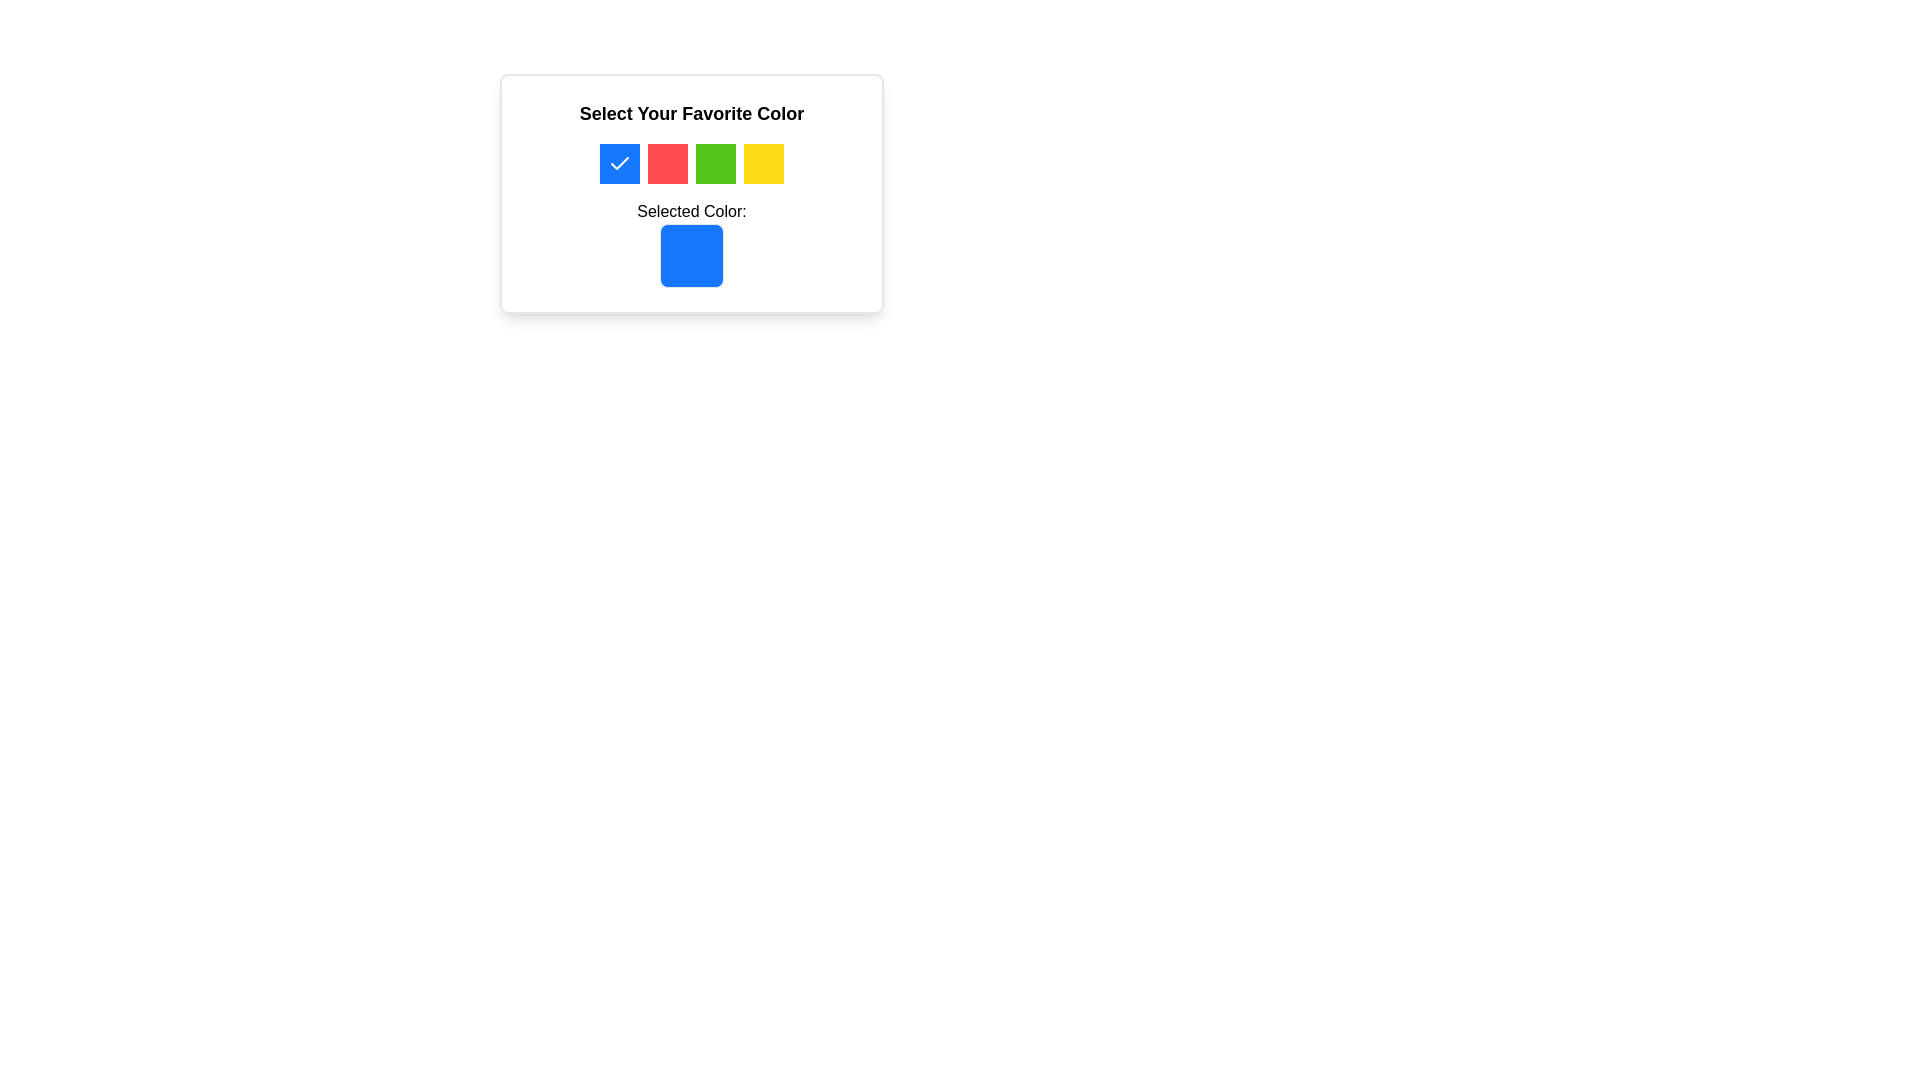  I want to click on the red color button located in the group of four colorful boxes to receive additional information or visual feedback, so click(667, 163).